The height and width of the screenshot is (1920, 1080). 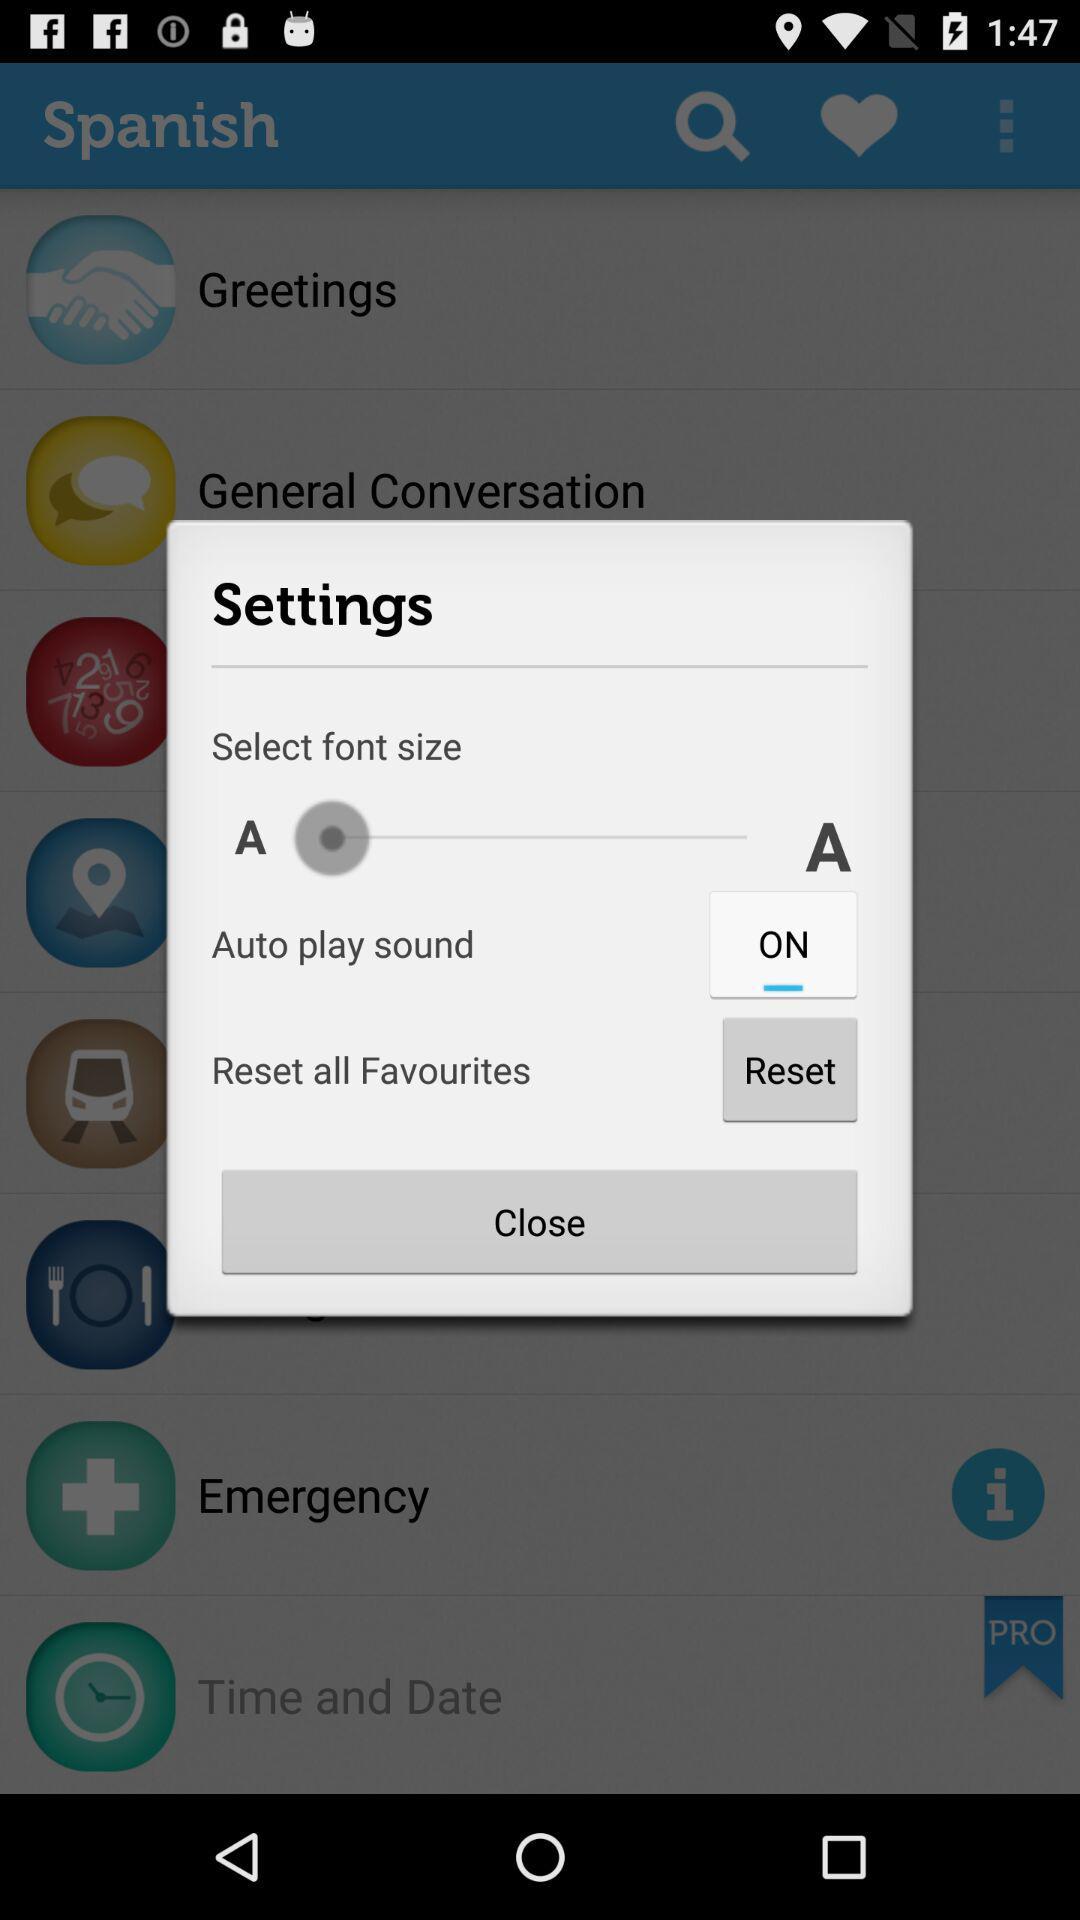 I want to click on the close button, so click(x=538, y=1220).